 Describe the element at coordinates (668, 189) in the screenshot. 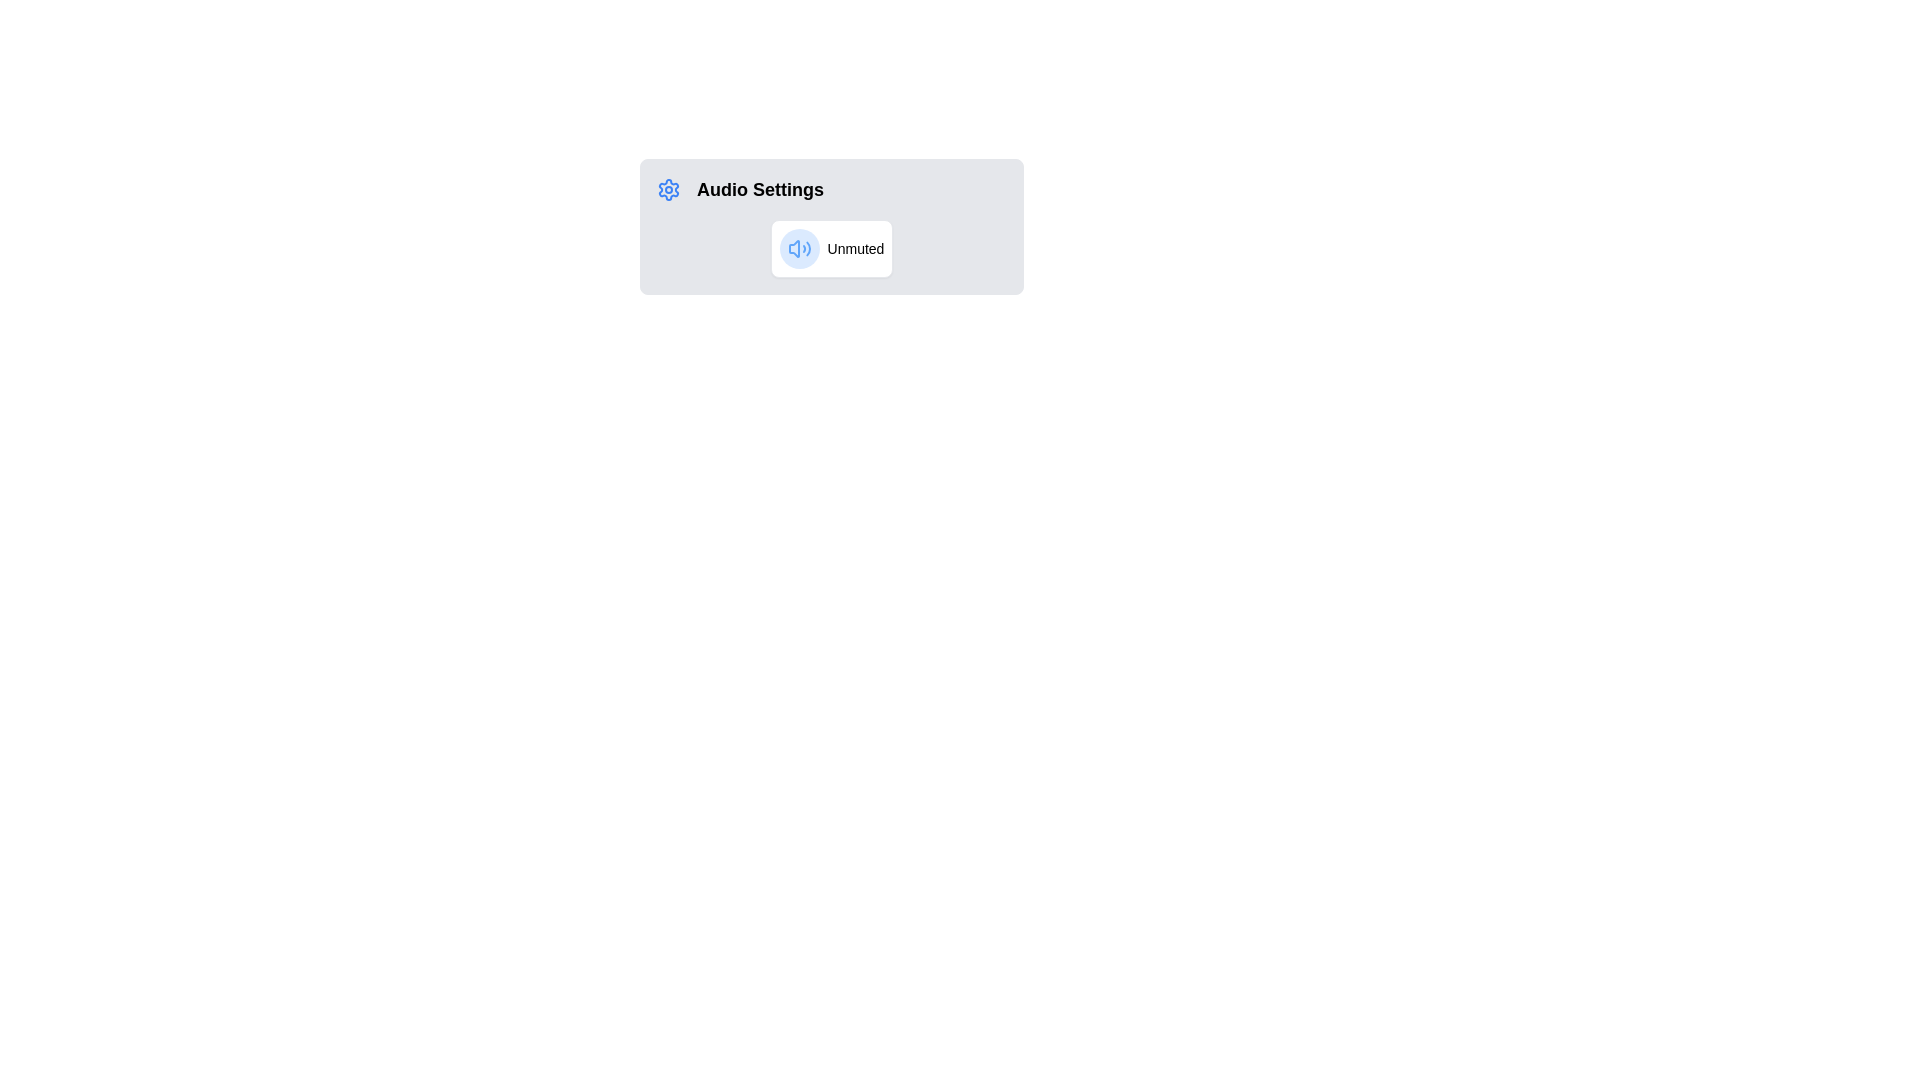

I see `the blue gear icon located to the left of the 'Audio Settings' text` at that location.